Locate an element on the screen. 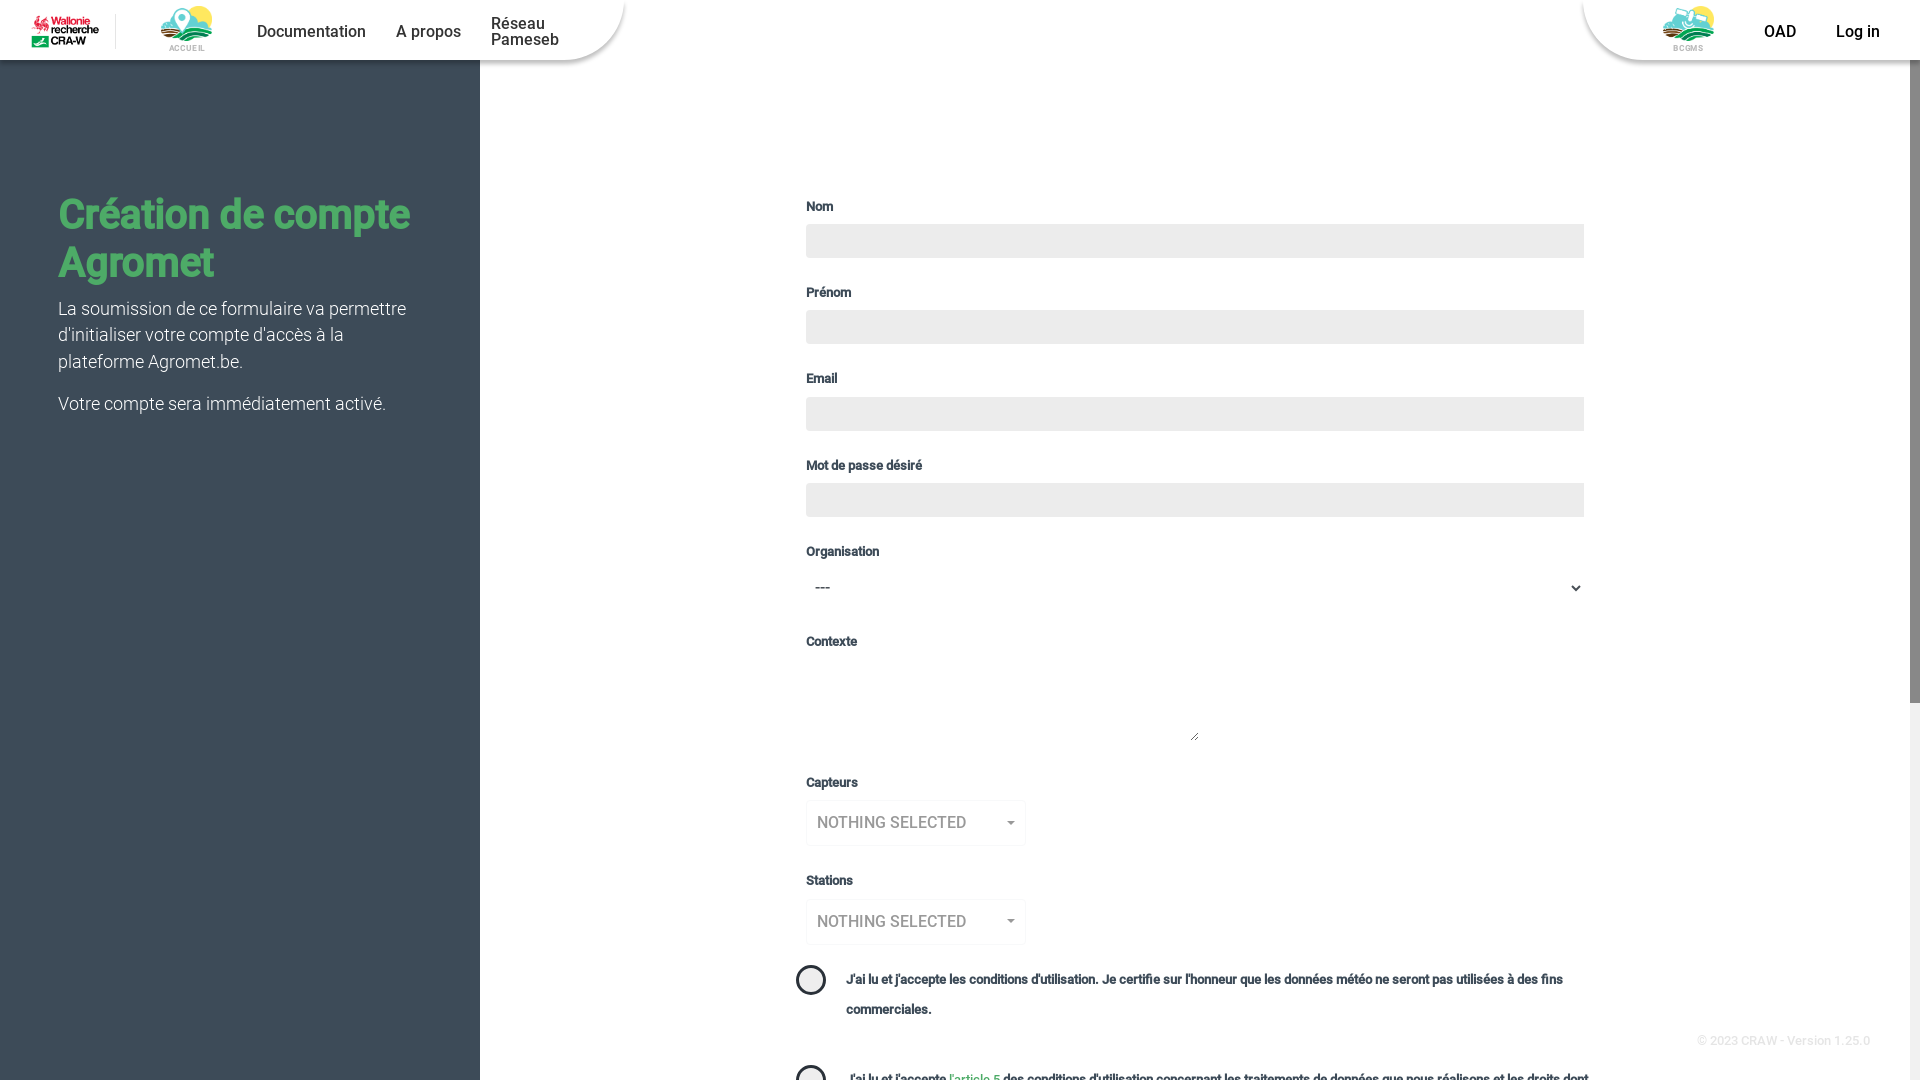 Image resolution: width=1920 pixels, height=1080 pixels. 'Accueil' is located at coordinates (186, 23).